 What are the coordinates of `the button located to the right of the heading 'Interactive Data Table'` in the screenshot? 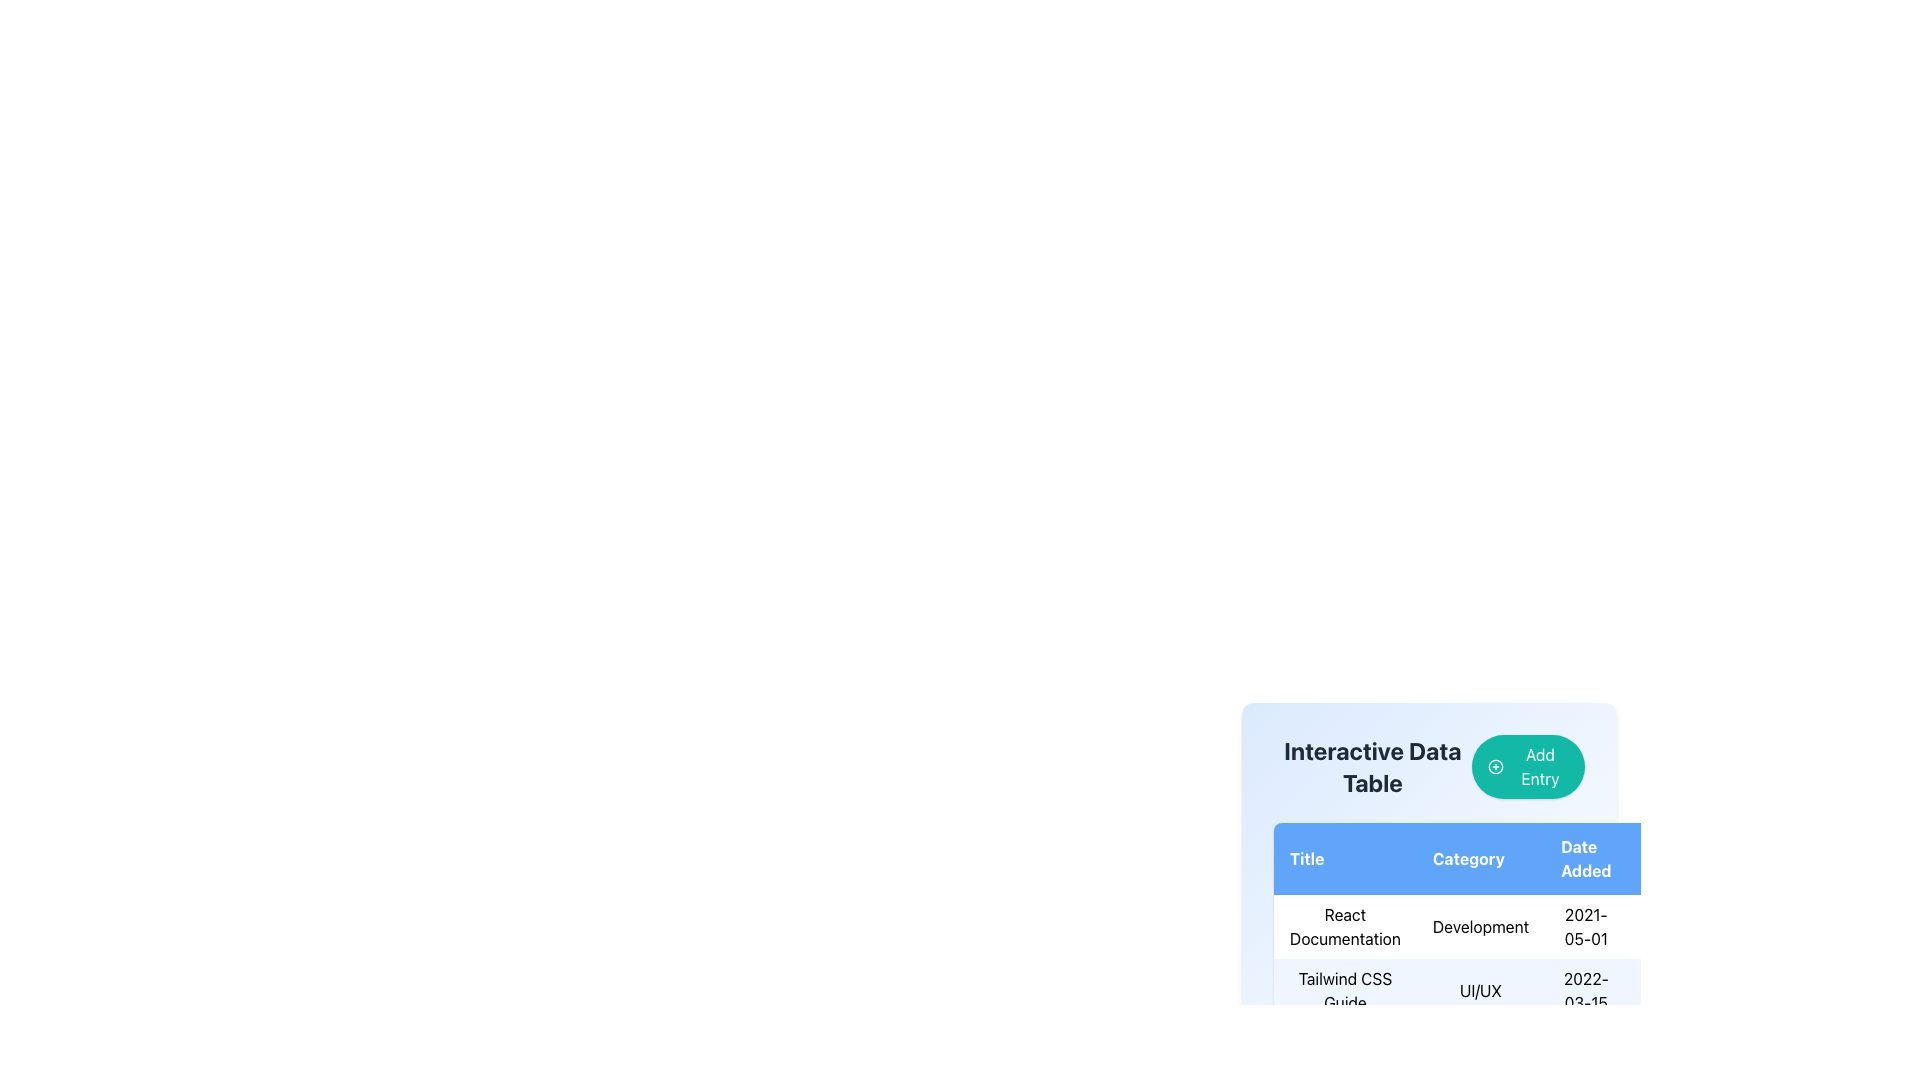 It's located at (1527, 766).